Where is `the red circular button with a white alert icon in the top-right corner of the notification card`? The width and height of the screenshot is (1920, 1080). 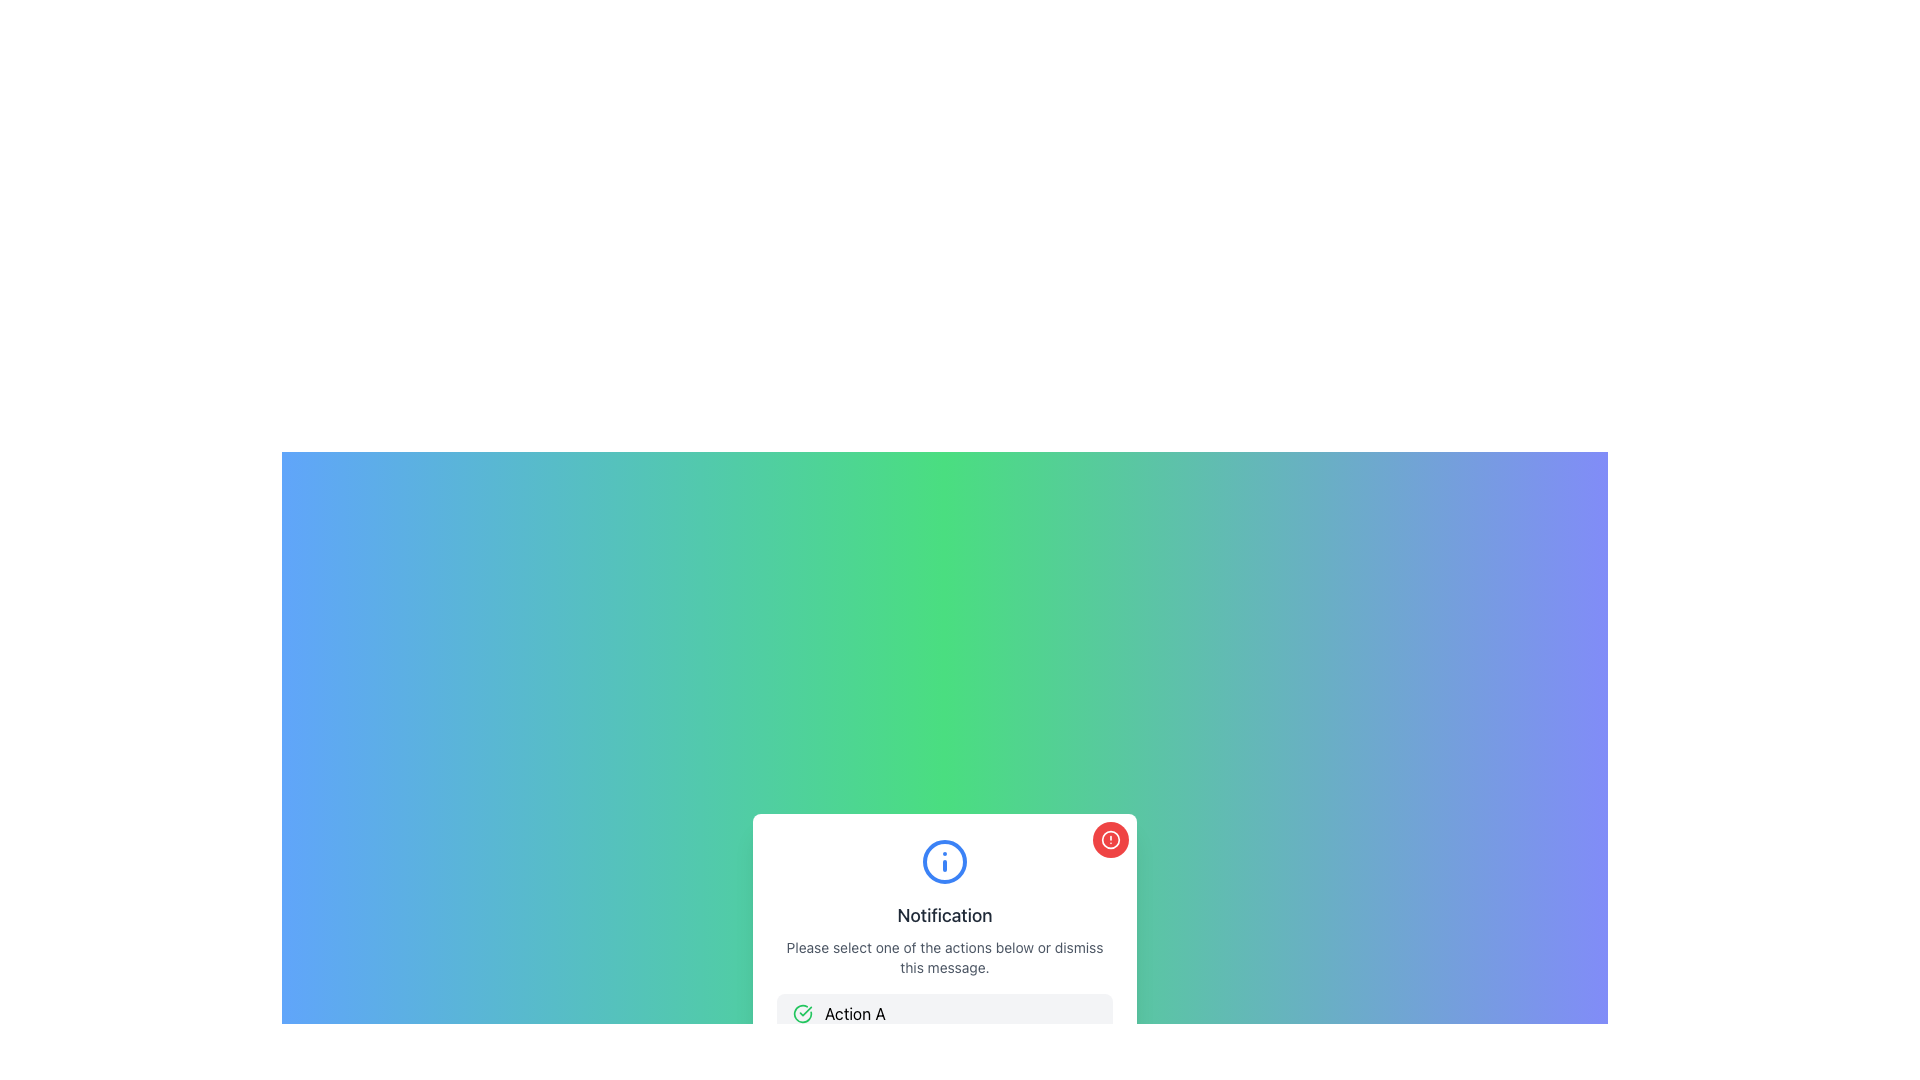 the red circular button with a white alert icon in the top-right corner of the notification card is located at coordinates (1109, 840).